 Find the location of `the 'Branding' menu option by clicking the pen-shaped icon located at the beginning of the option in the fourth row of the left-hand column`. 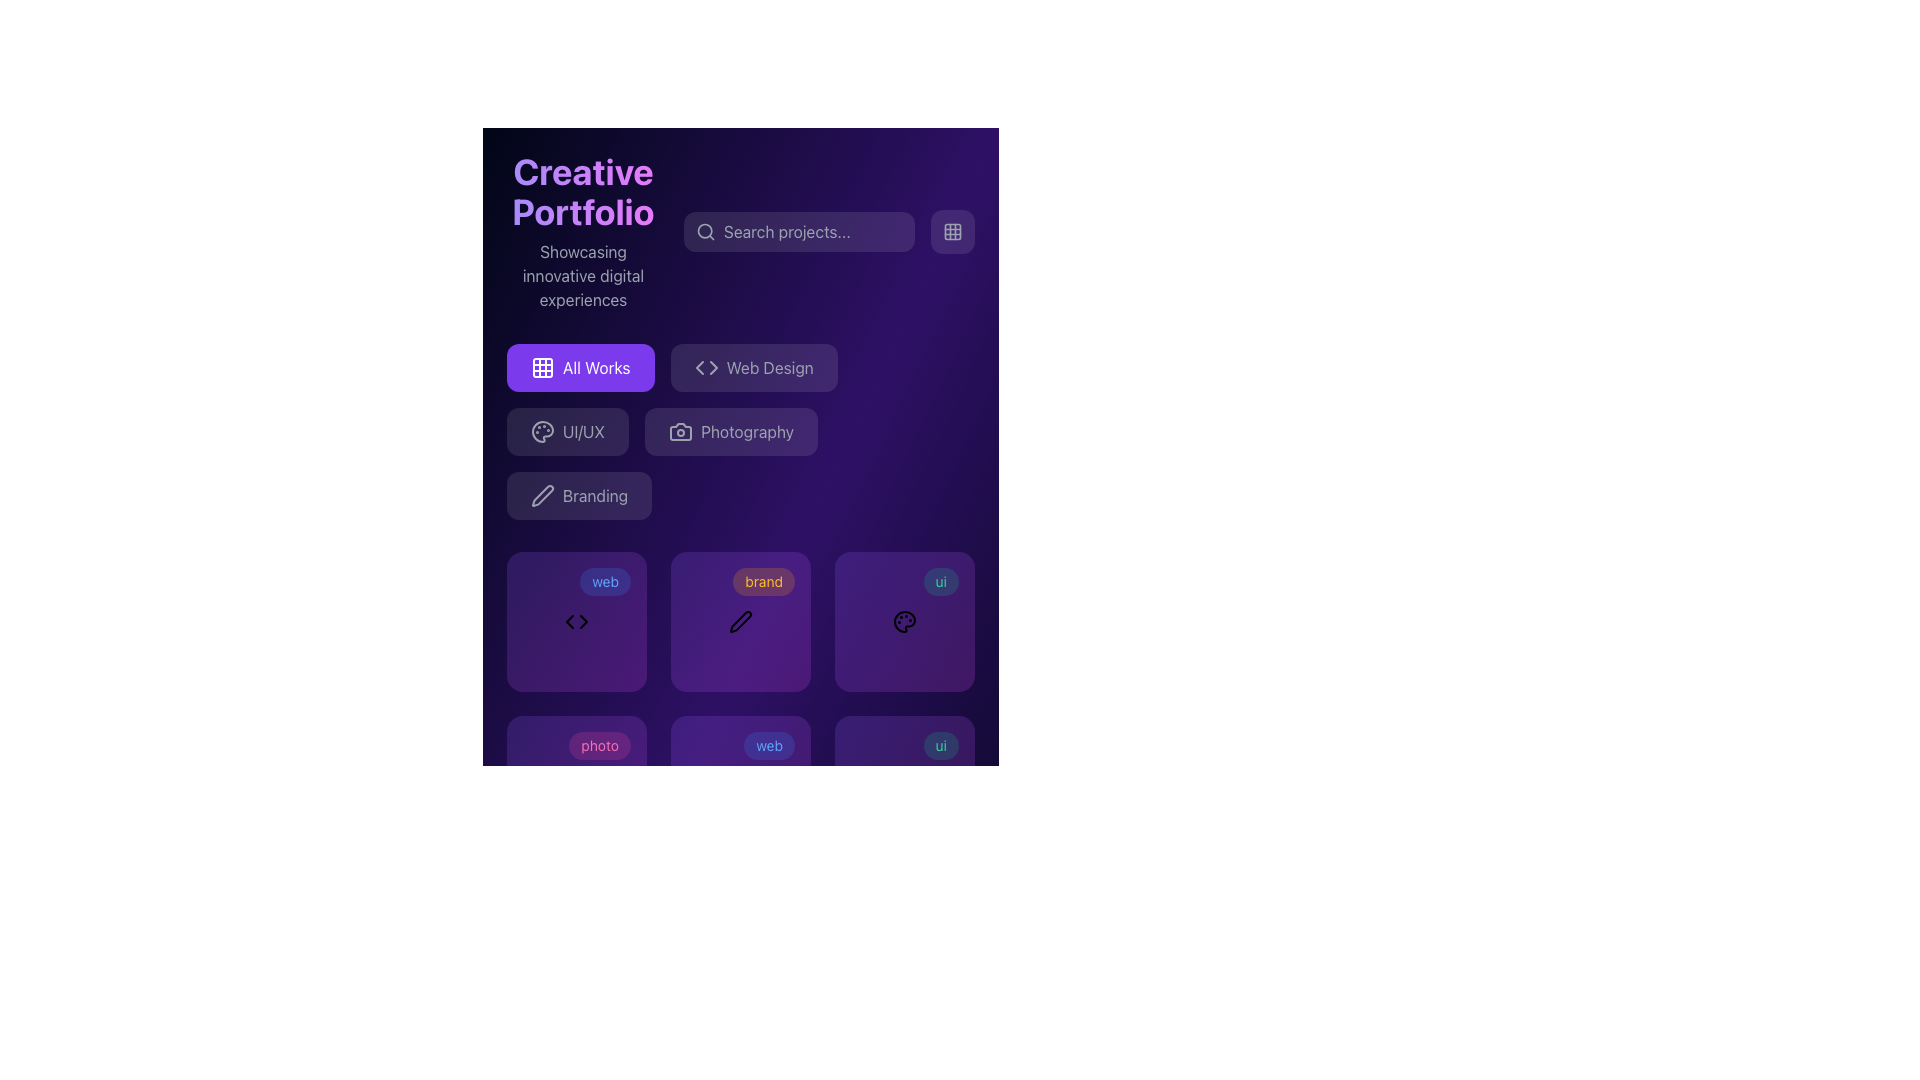

the 'Branding' menu option by clicking the pen-shaped icon located at the beginning of the option in the fourth row of the left-hand column is located at coordinates (542, 495).